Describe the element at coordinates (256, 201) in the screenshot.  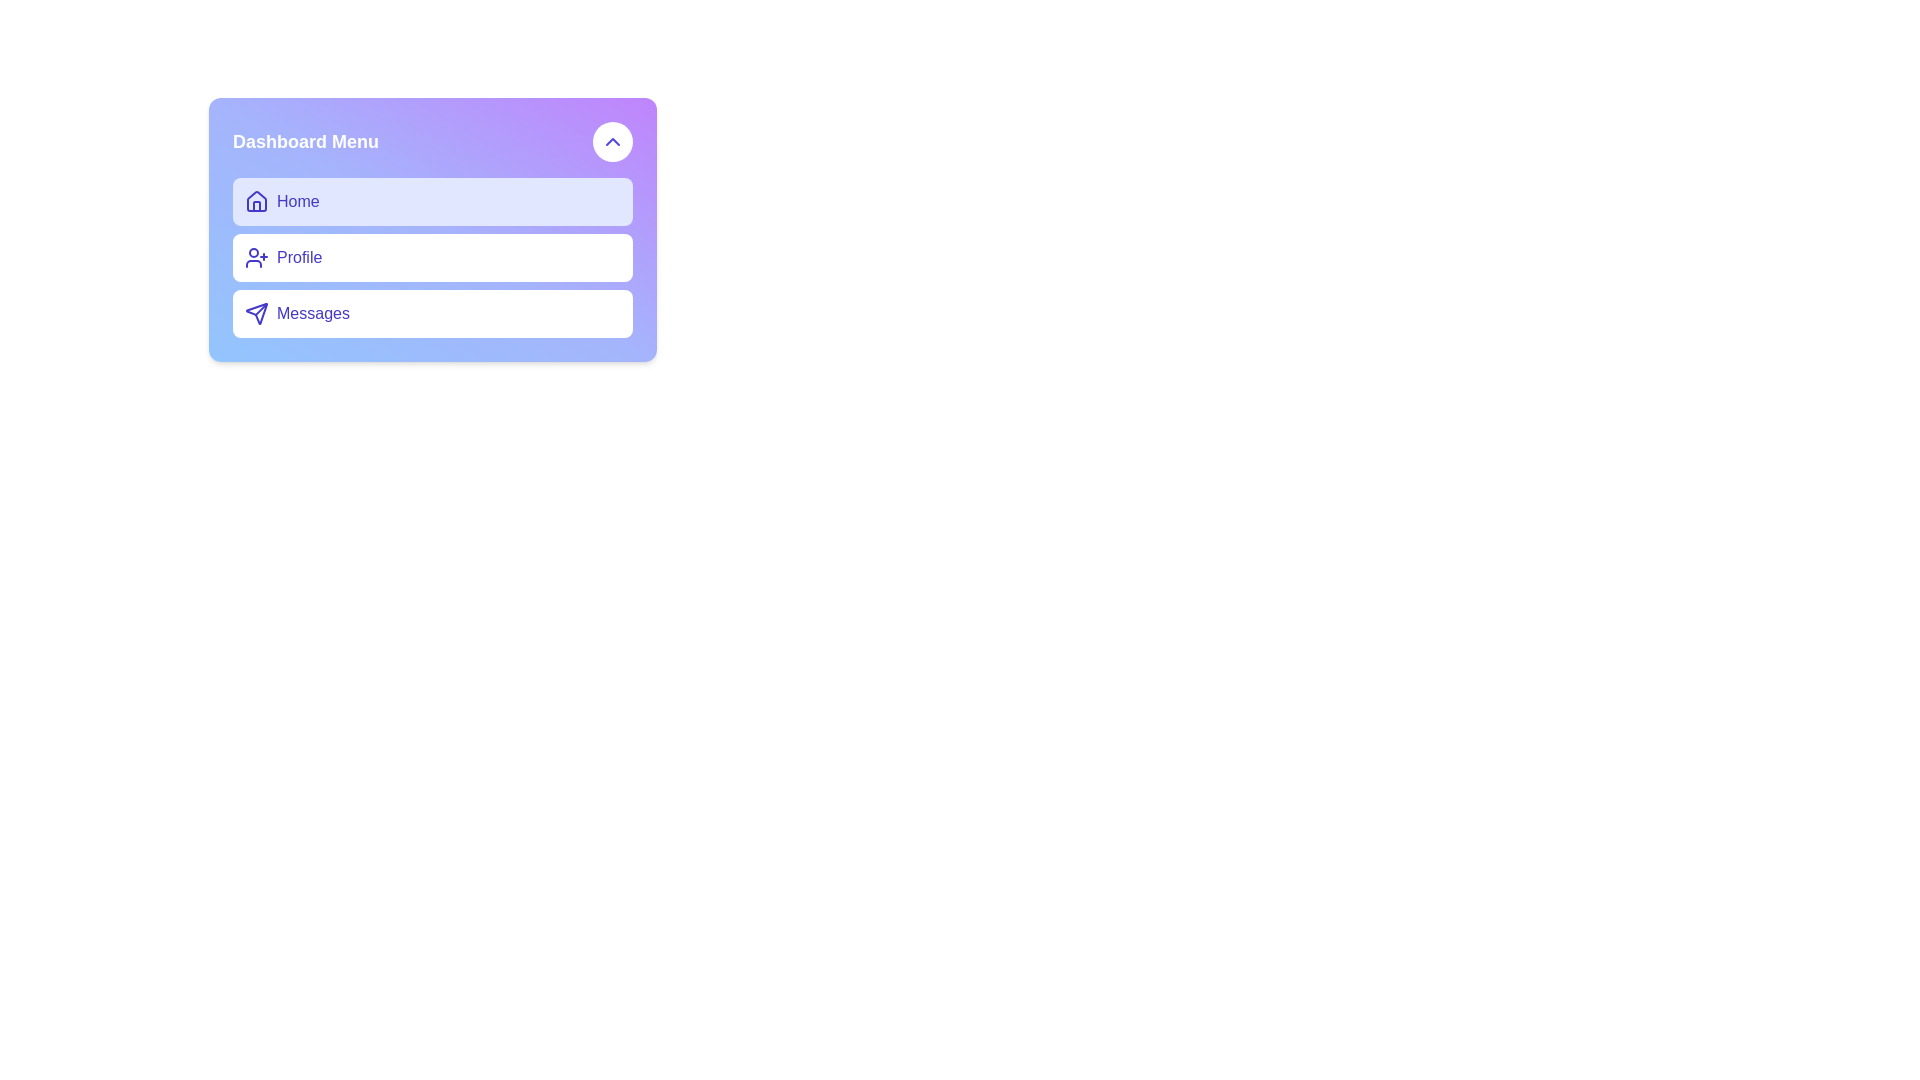
I see `the 'Home' menu item icon located in the 'Dashboard Menu' vertical panel` at that location.